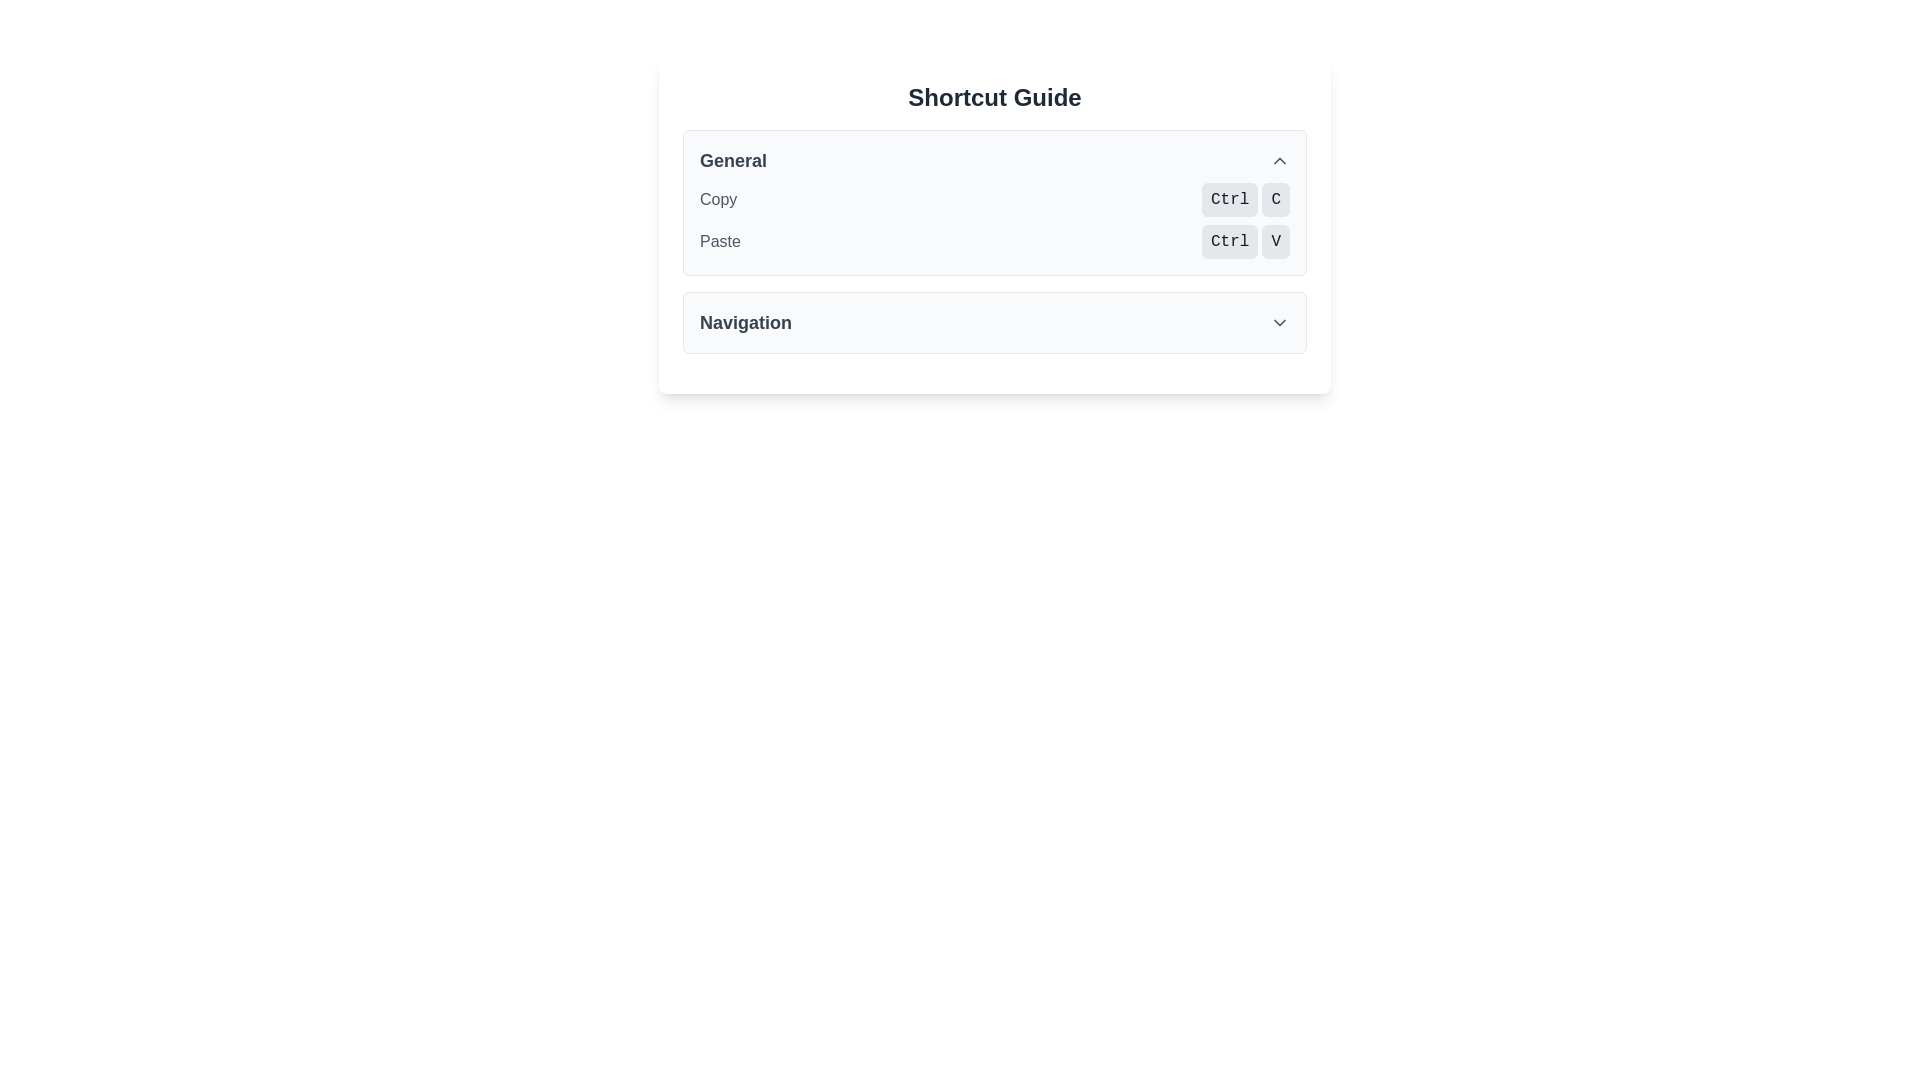 This screenshot has width=1920, height=1080. Describe the element at coordinates (1275, 200) in the screenshot. I see `the static representation of the 'C' key in the 'Shortcut Guide' under the 'General' section, which visually indicates the 'Copy' shortcut` at that location.